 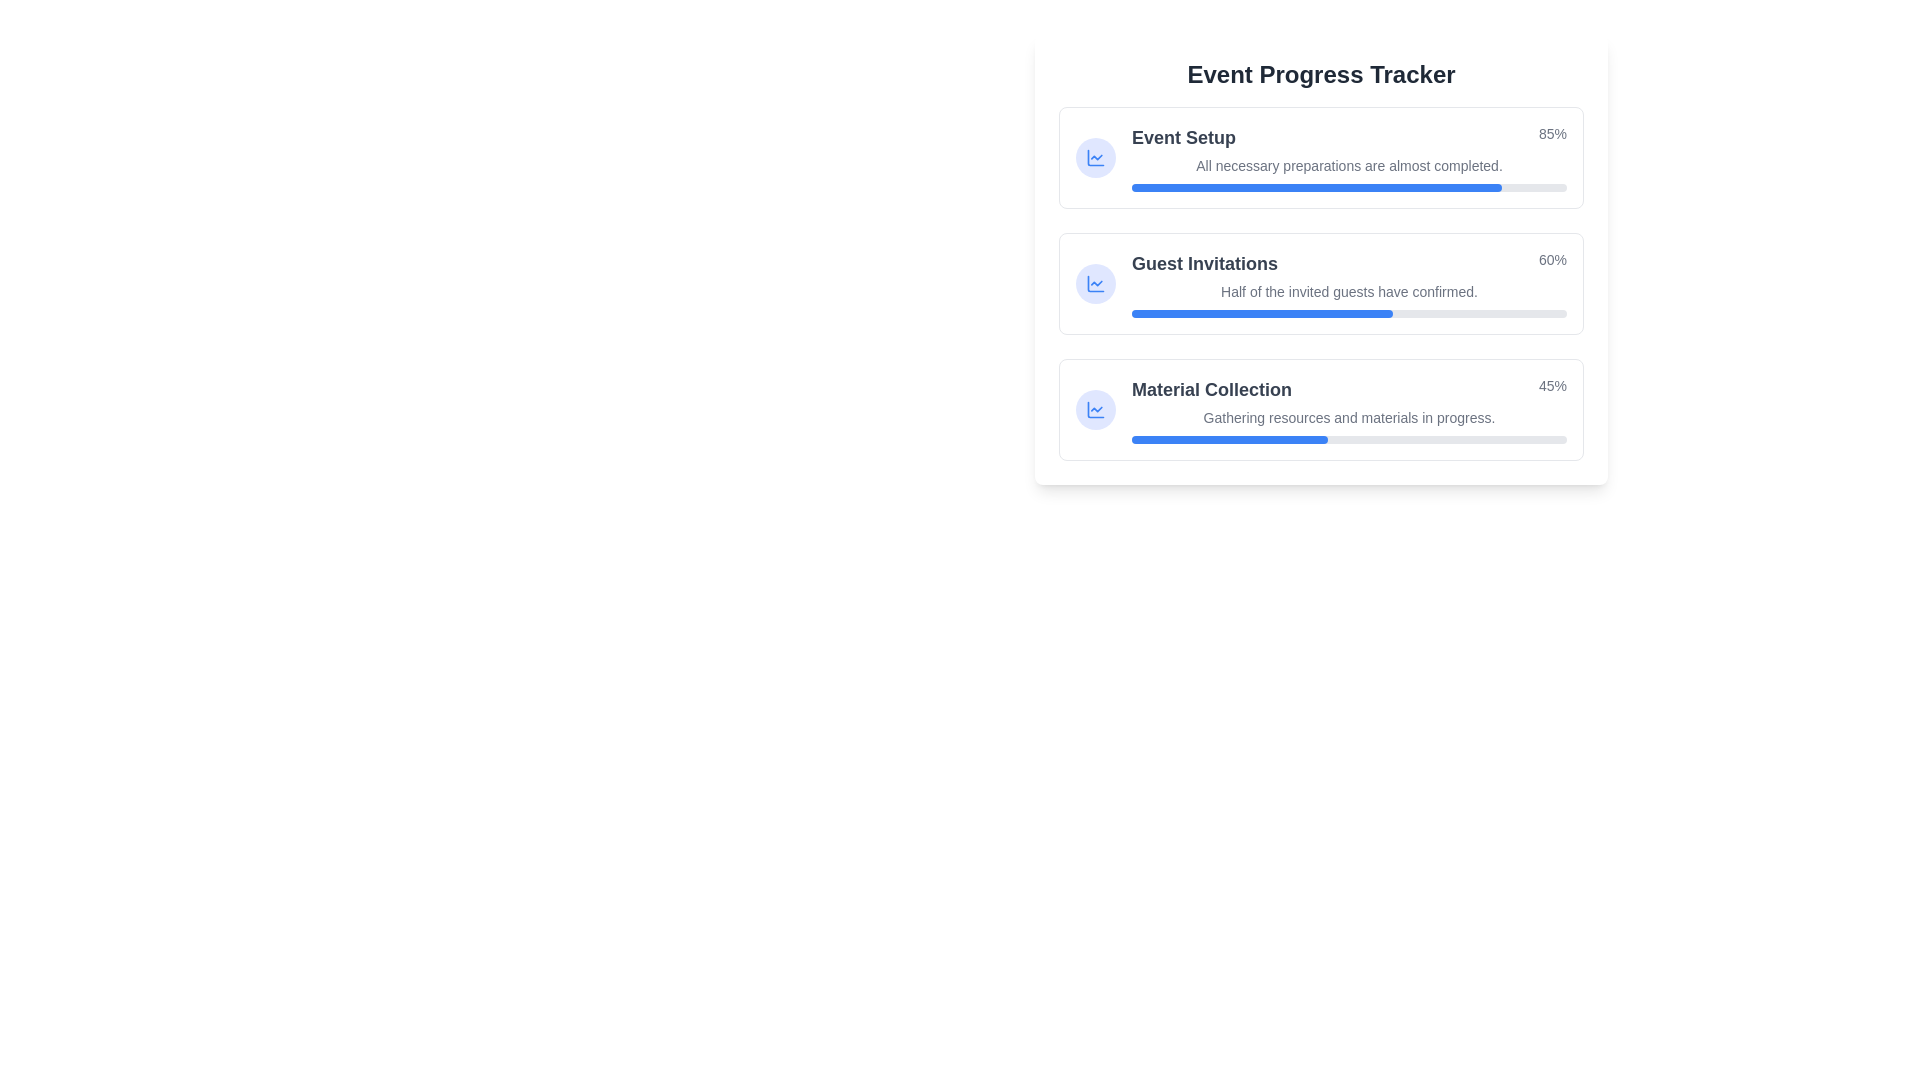 I want to click on the progress of the bar, so click(x=1497, y=188).